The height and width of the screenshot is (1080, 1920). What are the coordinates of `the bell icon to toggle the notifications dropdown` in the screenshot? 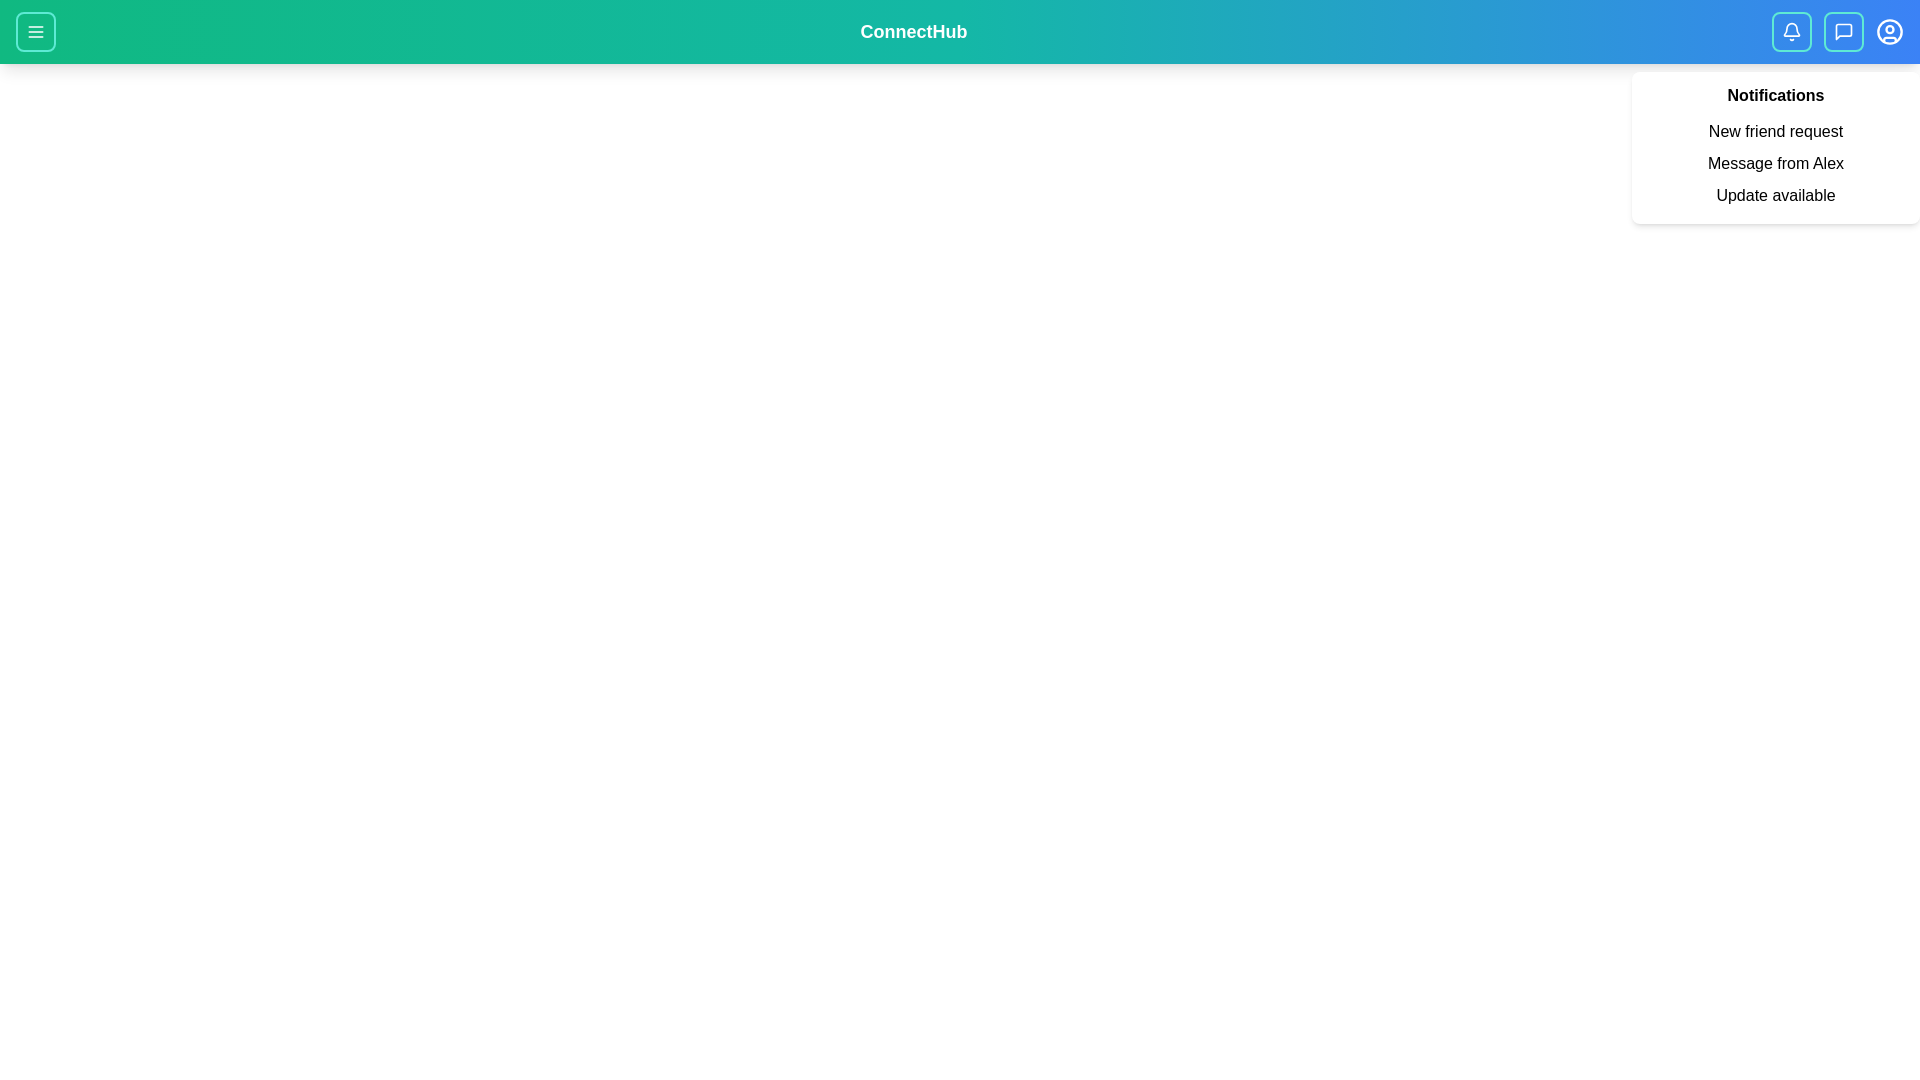 It's located at (1791, 31).